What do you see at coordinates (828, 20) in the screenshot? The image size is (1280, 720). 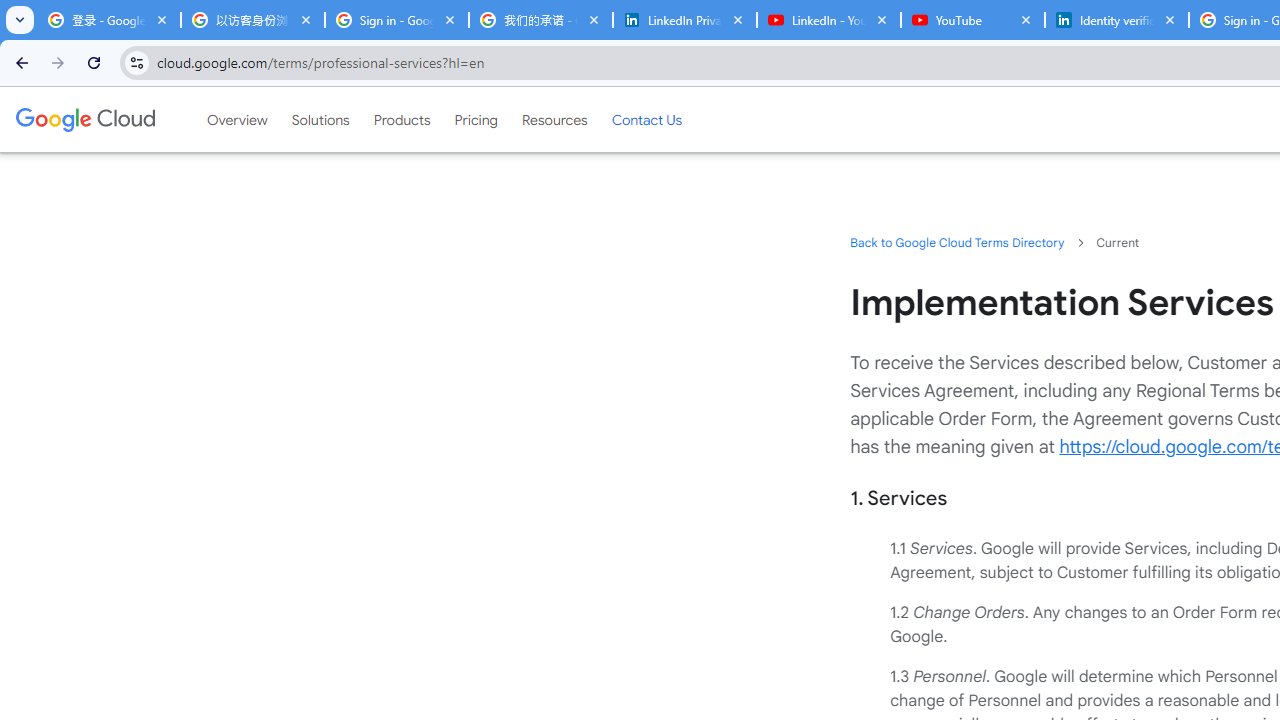 I see `'LinkedIn - YouTube'` at bounding box center [828, 20].